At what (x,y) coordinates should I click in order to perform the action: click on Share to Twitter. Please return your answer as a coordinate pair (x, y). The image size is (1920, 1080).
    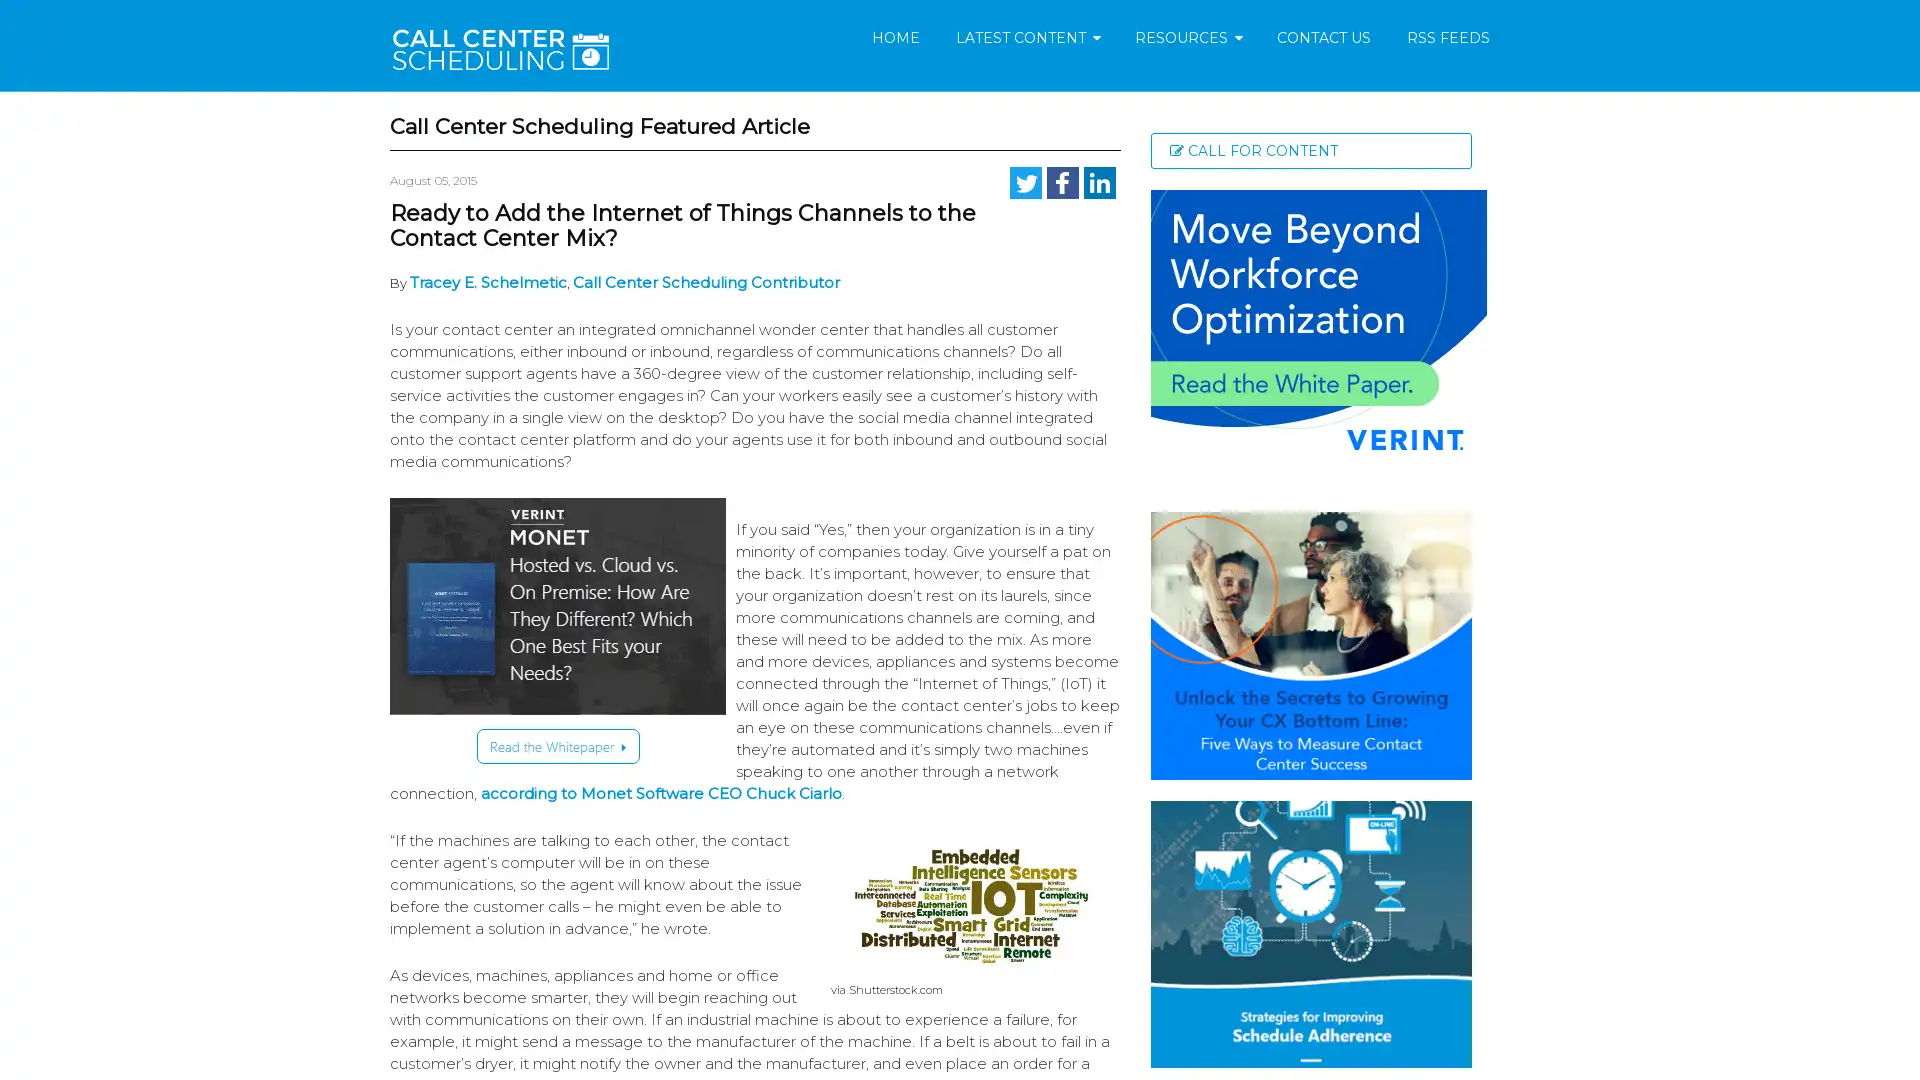
    Looking at the image, I should click on (1025, 182).